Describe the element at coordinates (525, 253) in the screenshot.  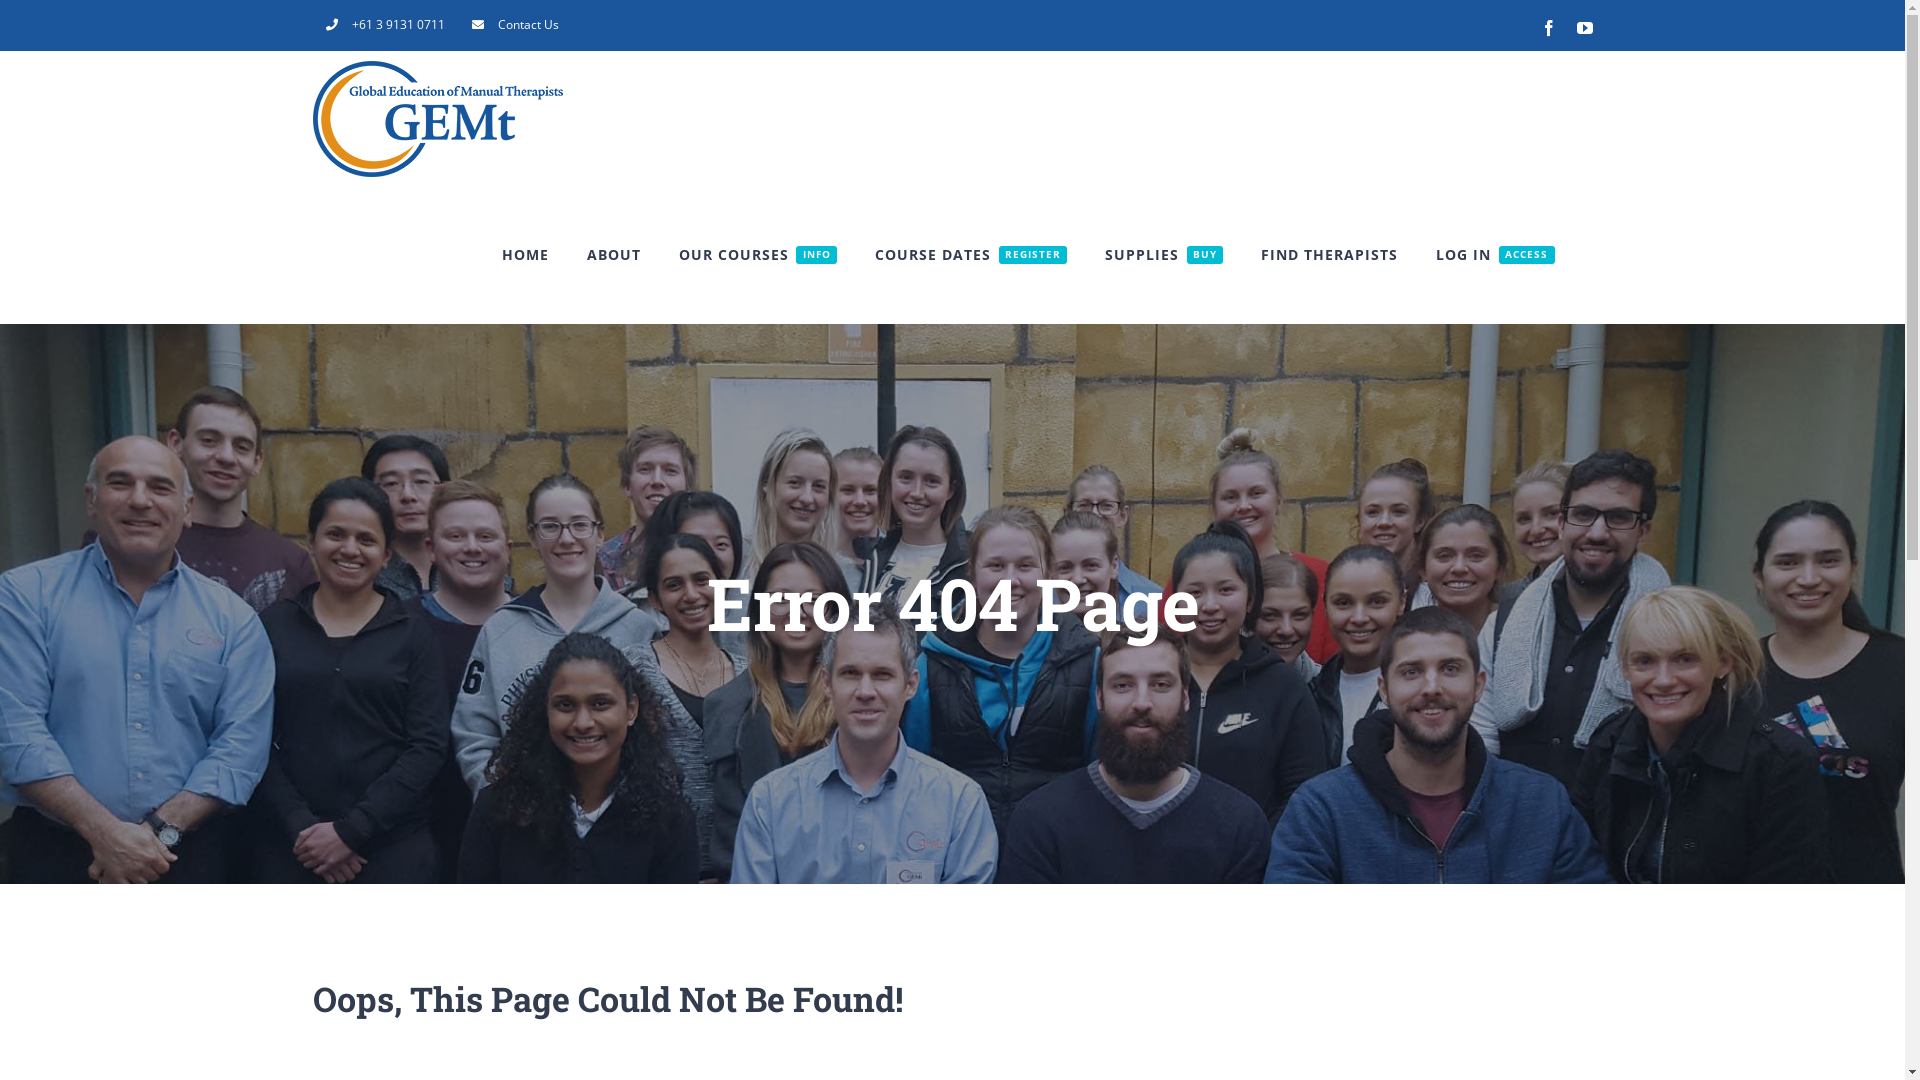
I see `'HOME'` at that location.